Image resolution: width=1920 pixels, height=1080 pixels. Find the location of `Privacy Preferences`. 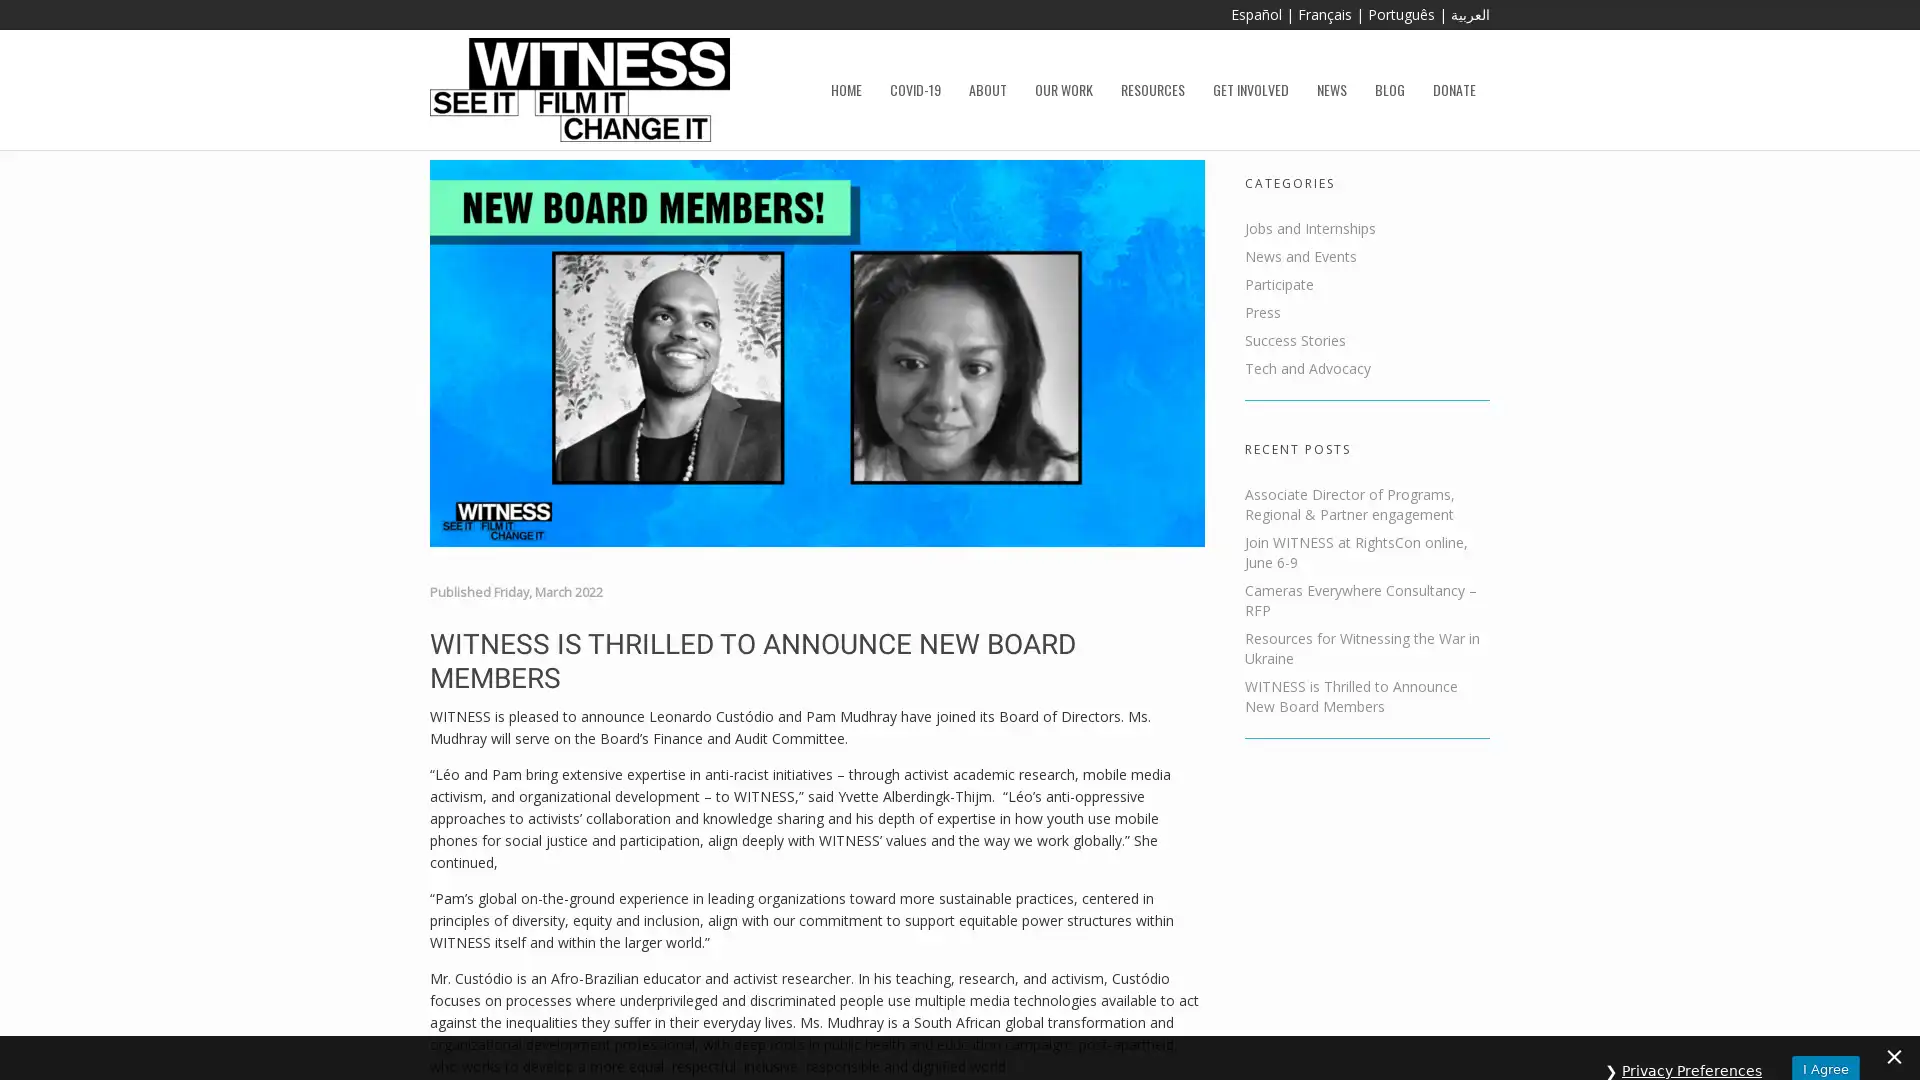

Privacy Preferences is located at coordinates (1691, 1043).